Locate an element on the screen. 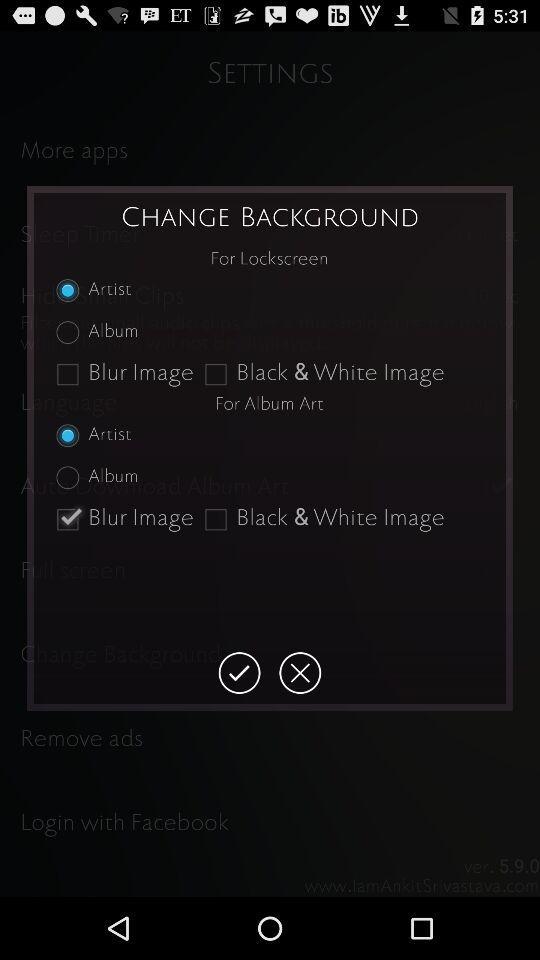 The image size is (540, 960). the icon below black & white image item is located at coordinates (299, 673).